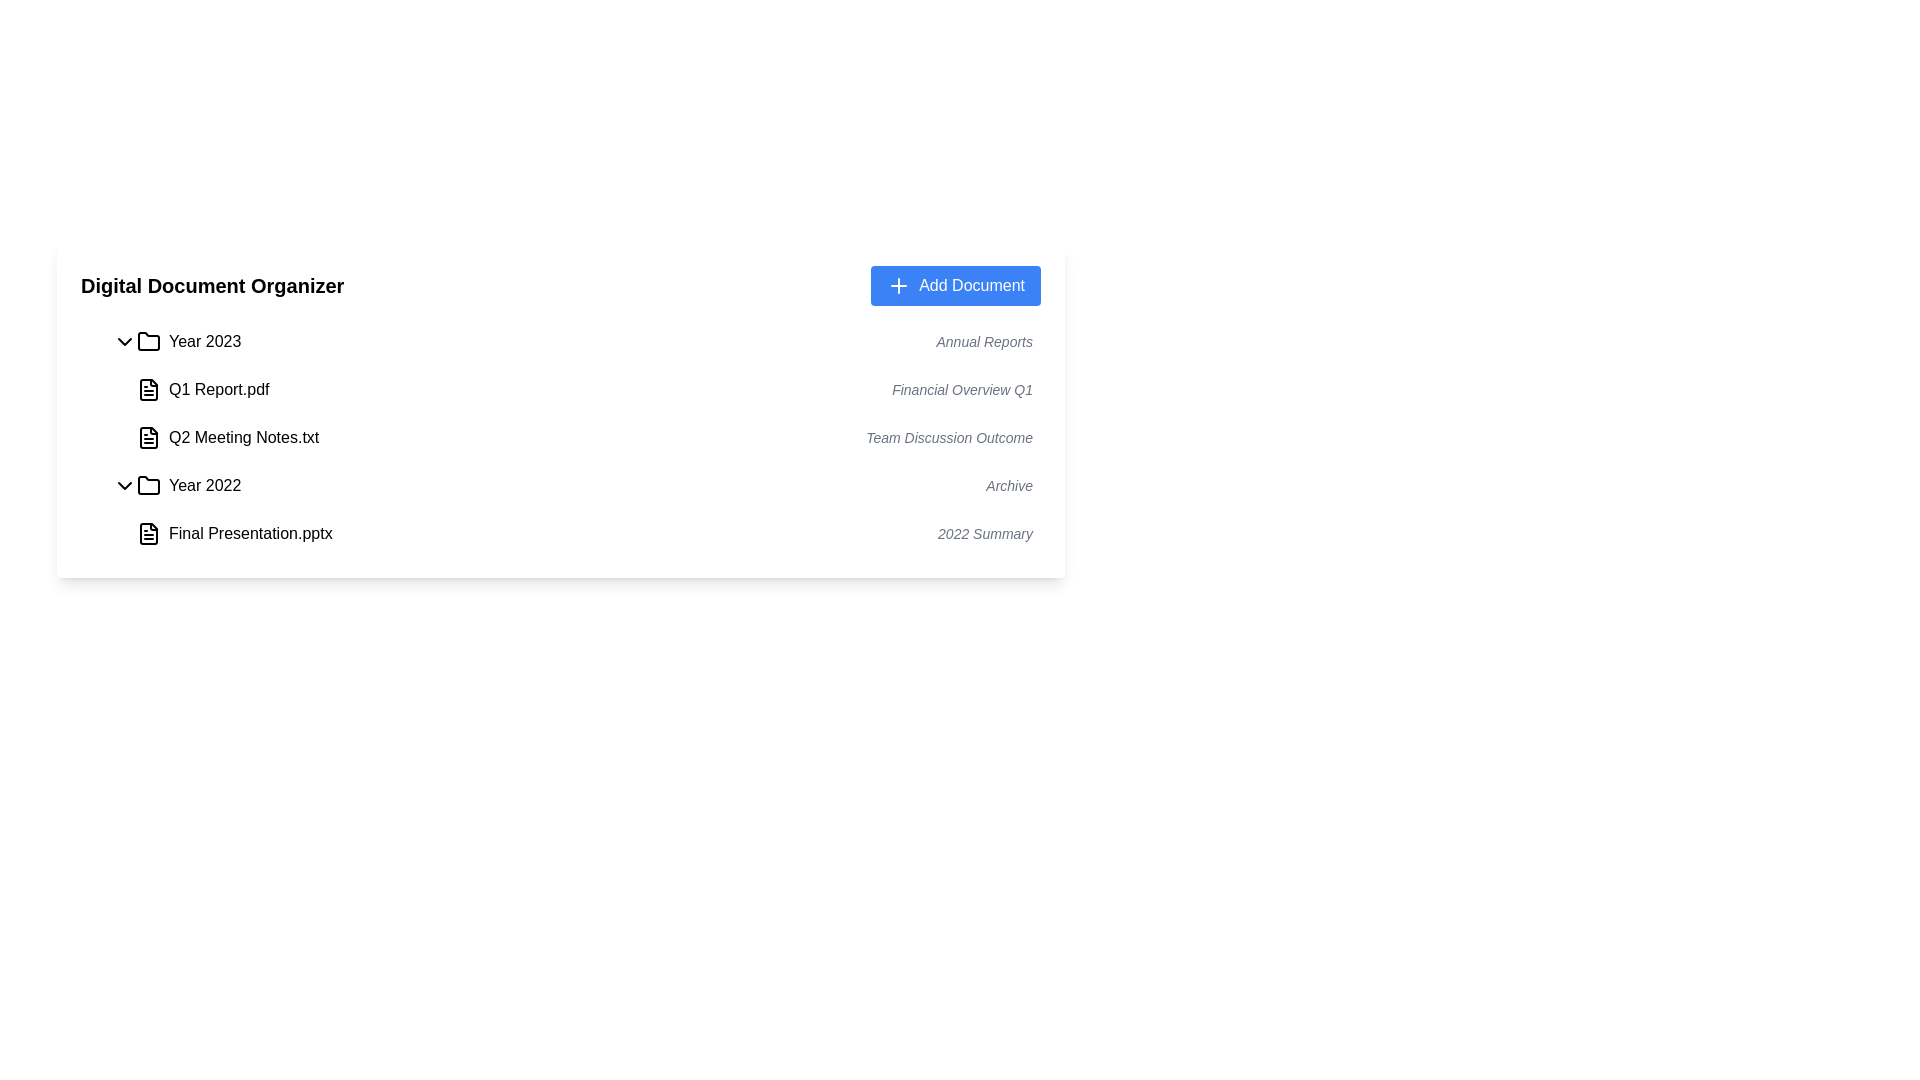 The height and width of the screenshot is (1080, 1920). Describe the element at coordinates (147, 437) in the screenshot. I see `the document icon representing 'Q2 Meeting Notes.txt', located under the 'Year 2023' section, next to the label 'Q2 Meeting Notes.txt'` at that location.